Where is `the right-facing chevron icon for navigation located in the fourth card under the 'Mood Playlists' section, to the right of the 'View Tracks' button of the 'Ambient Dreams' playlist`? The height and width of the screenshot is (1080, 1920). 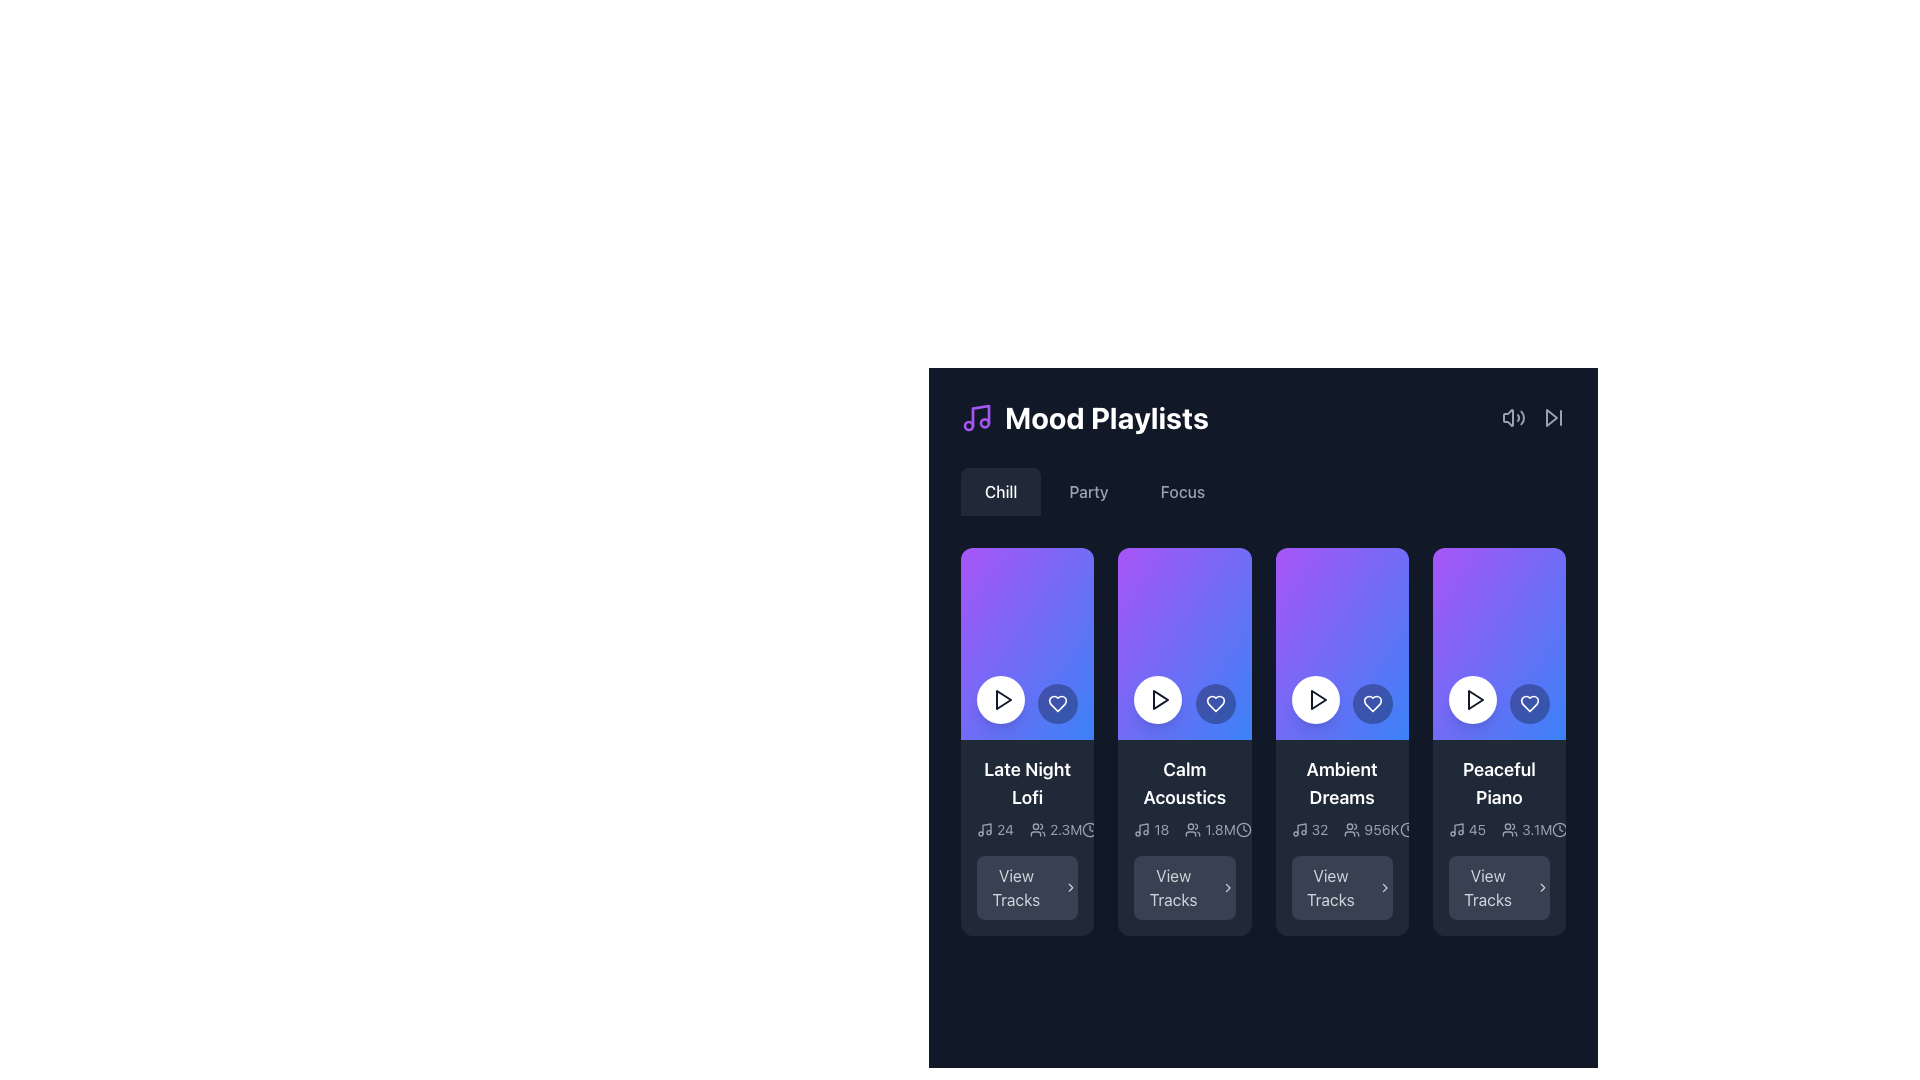
the right-facing chevron icon for navigation located in the fourth card under the 'Mood Playlists' section, to the right of the 'View Tracks' button of the 'Ambient Dreams' playlist is located at coordinates (1384, 886).